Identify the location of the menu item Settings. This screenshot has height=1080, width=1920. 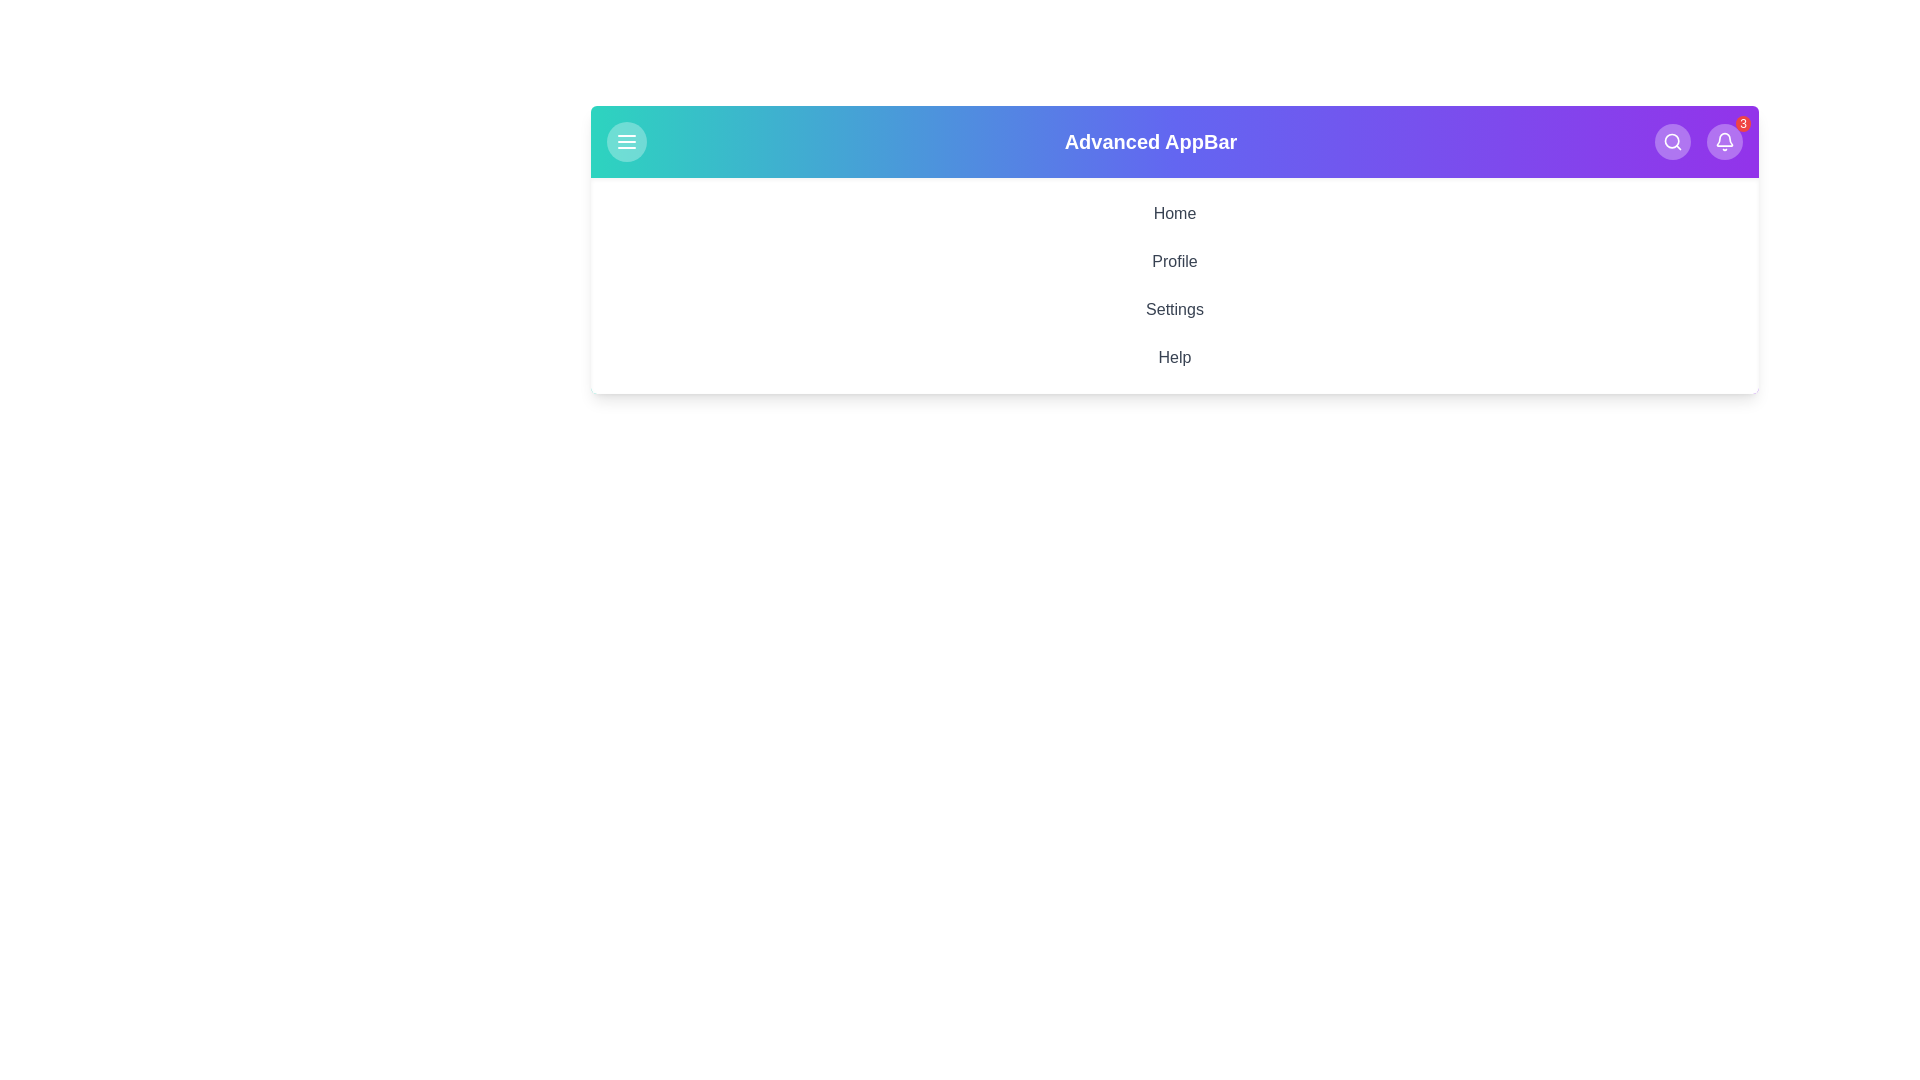
(1175, 309).